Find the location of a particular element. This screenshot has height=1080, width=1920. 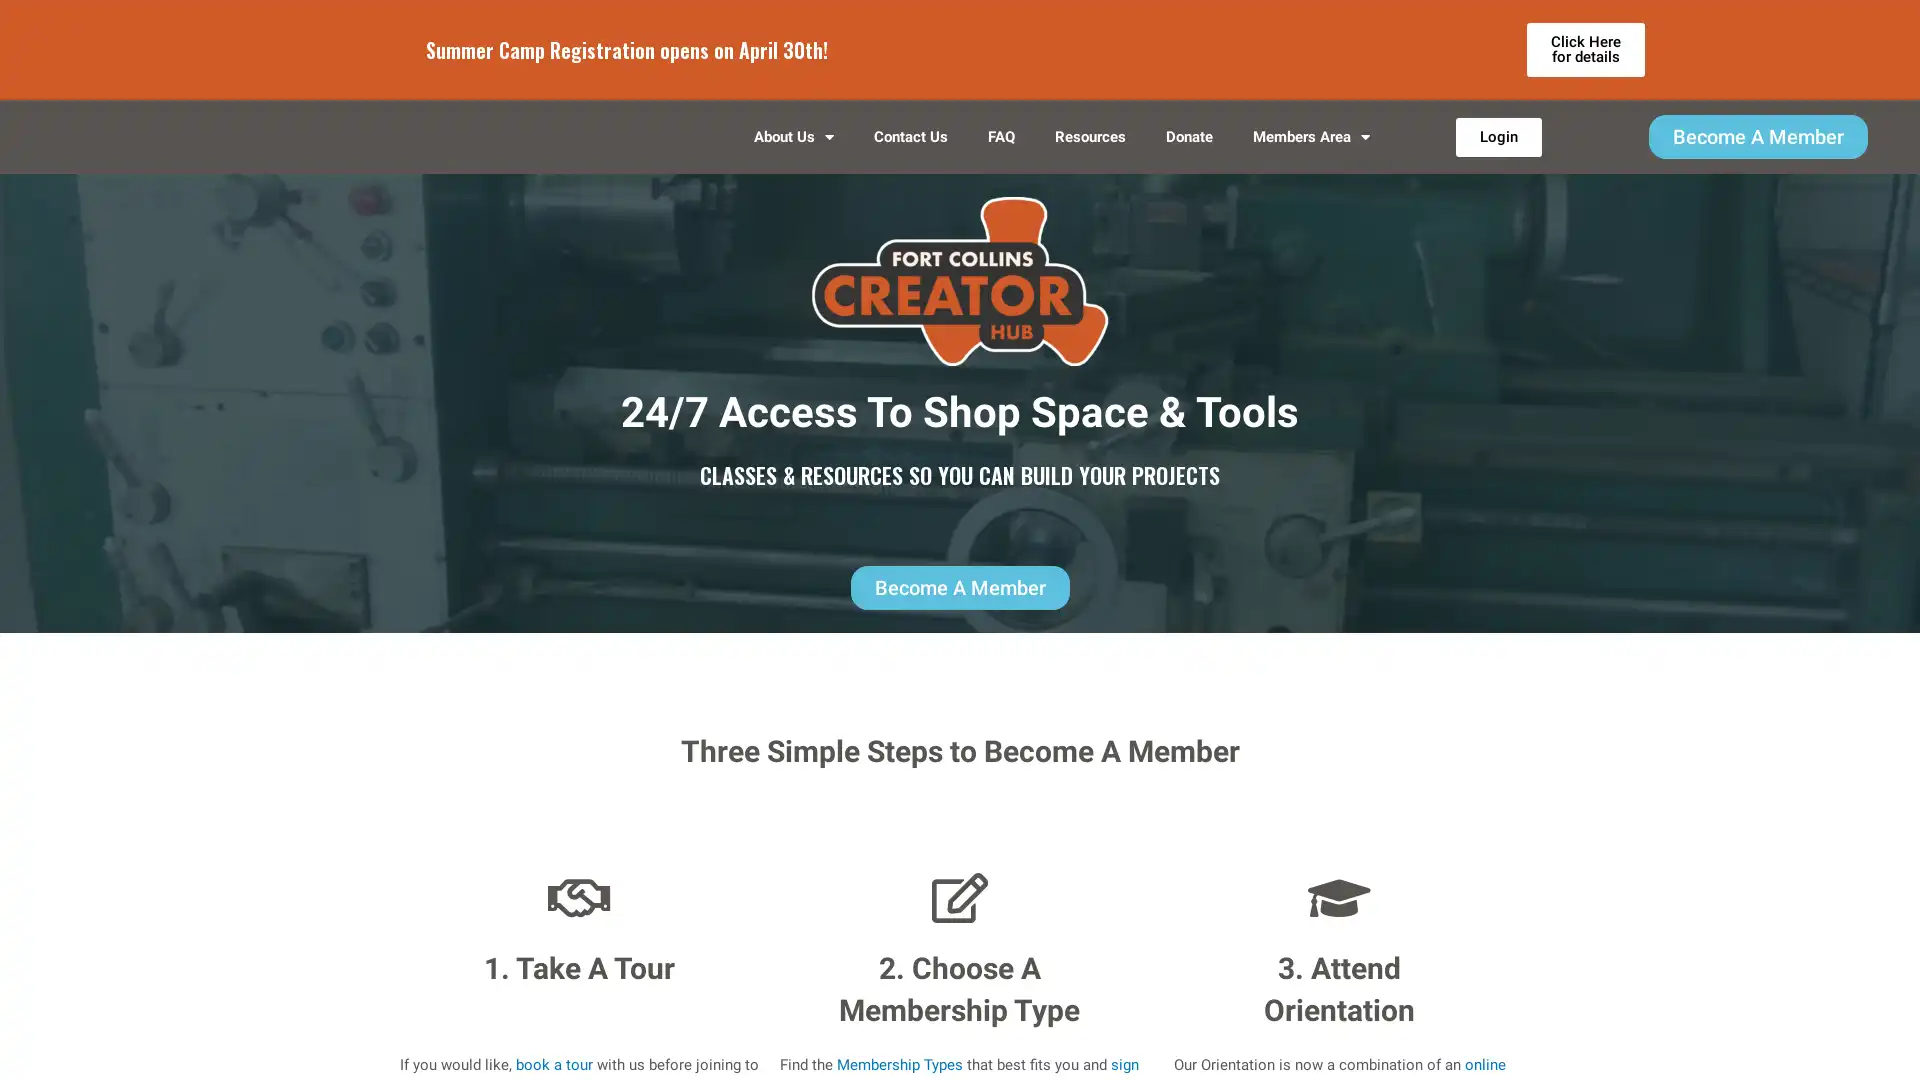

Become A Member is located at coordinates (958, 613).